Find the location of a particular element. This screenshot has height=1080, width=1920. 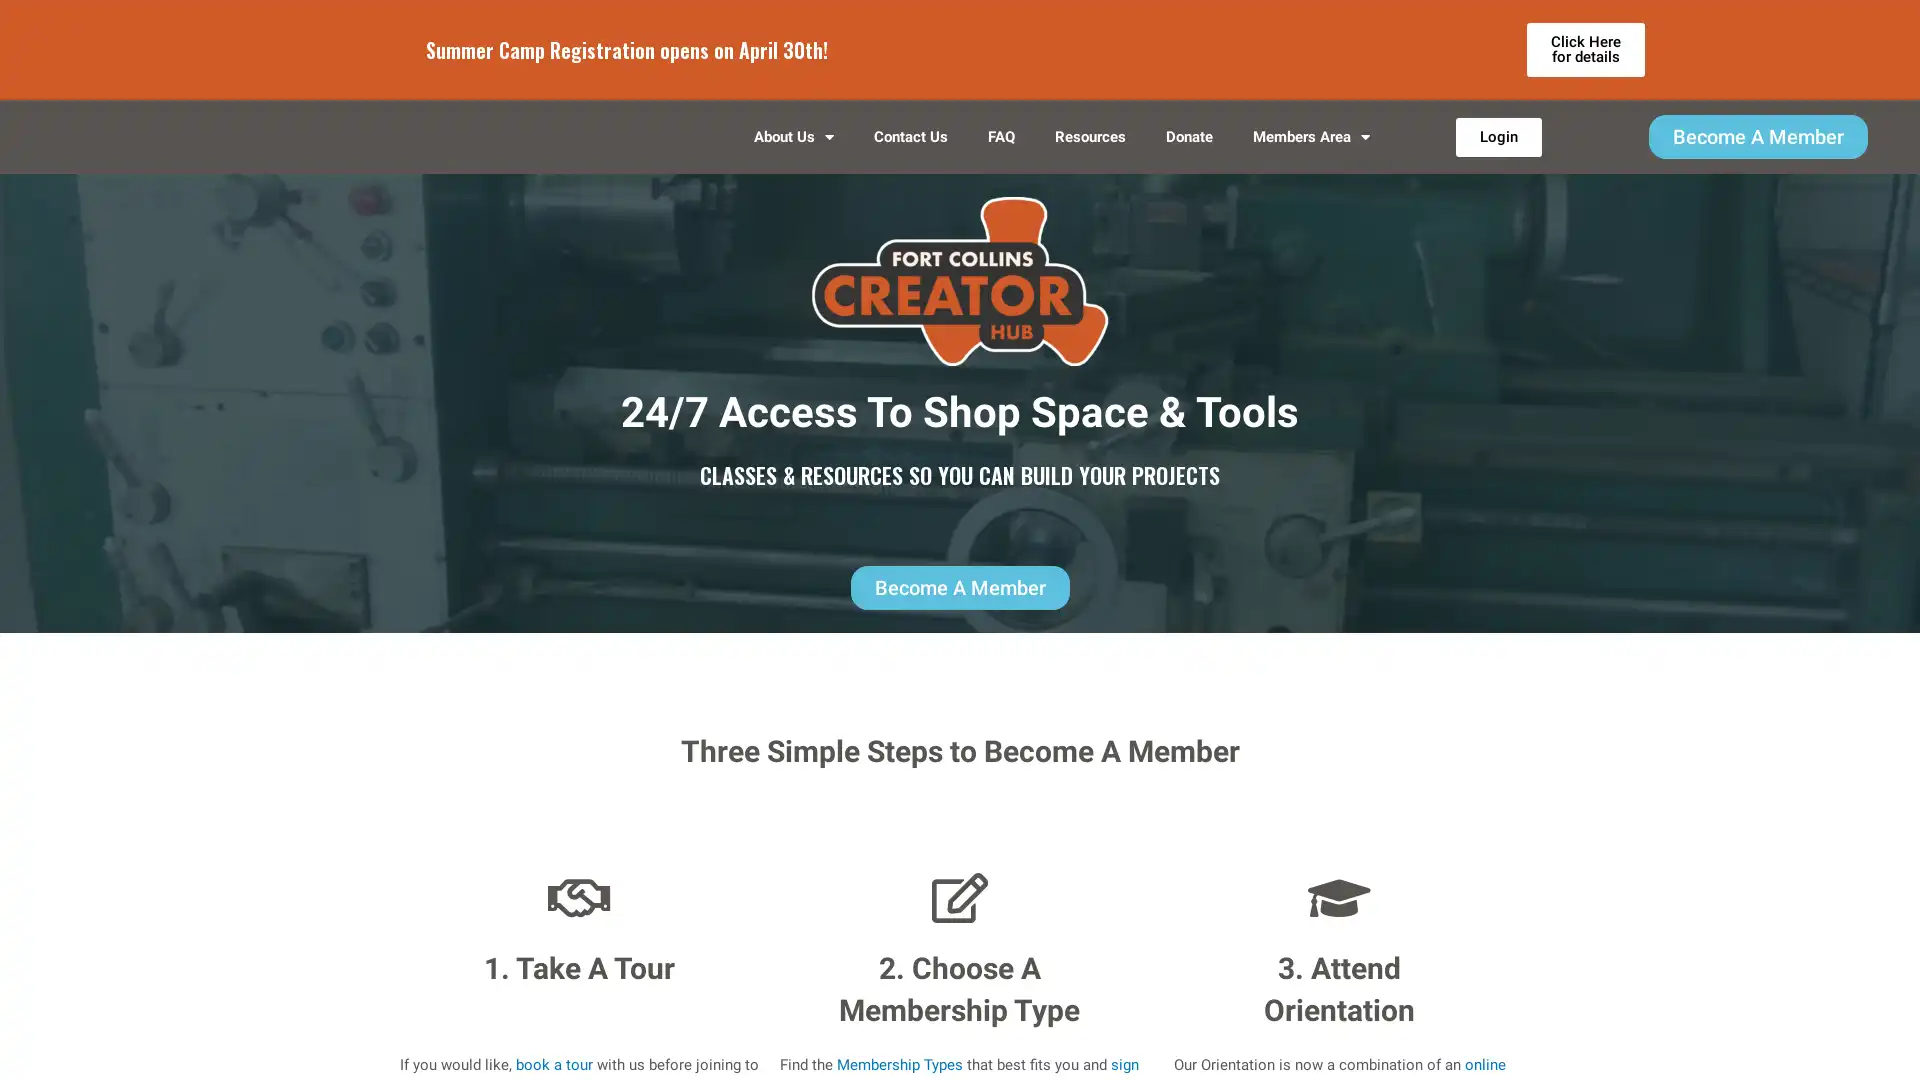

Become A Member is located at coordinates (958, 613).